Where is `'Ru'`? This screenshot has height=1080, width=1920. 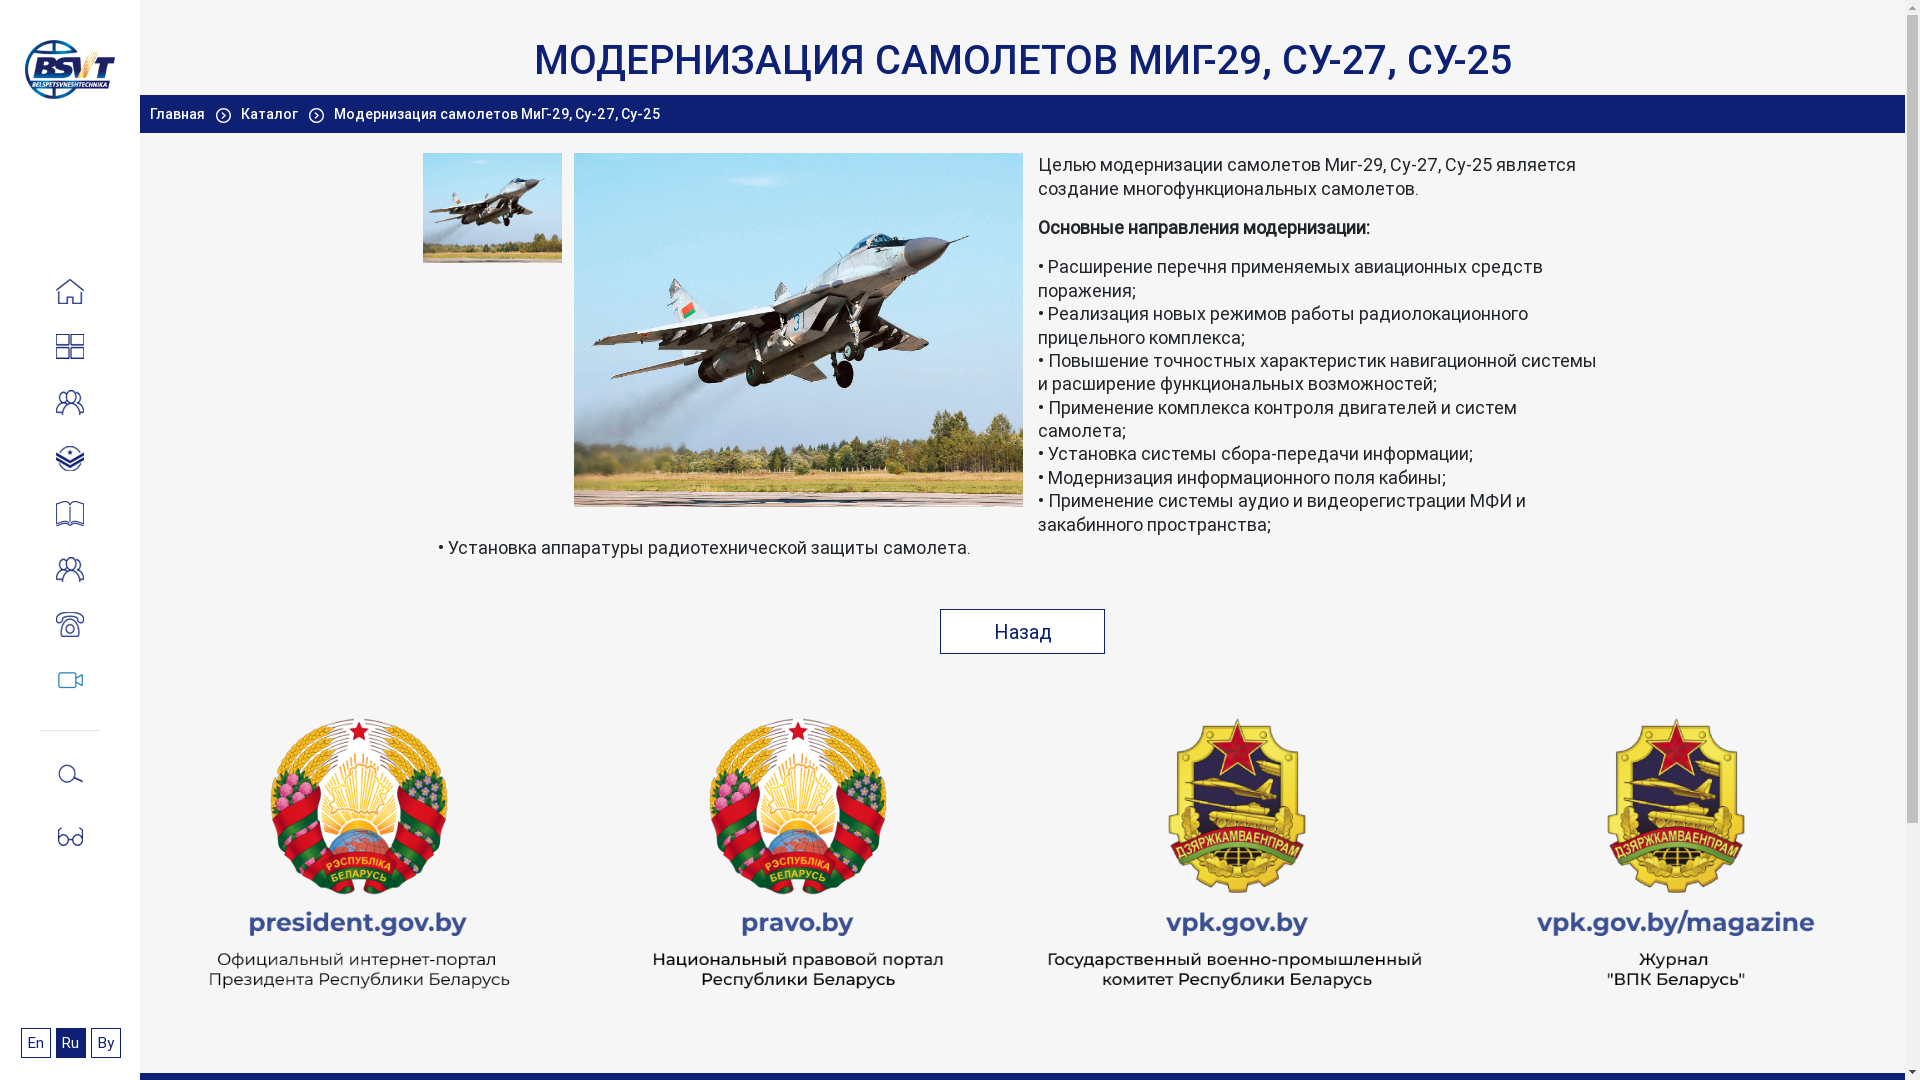 'Ru' is located at coordinates (71, 1041).